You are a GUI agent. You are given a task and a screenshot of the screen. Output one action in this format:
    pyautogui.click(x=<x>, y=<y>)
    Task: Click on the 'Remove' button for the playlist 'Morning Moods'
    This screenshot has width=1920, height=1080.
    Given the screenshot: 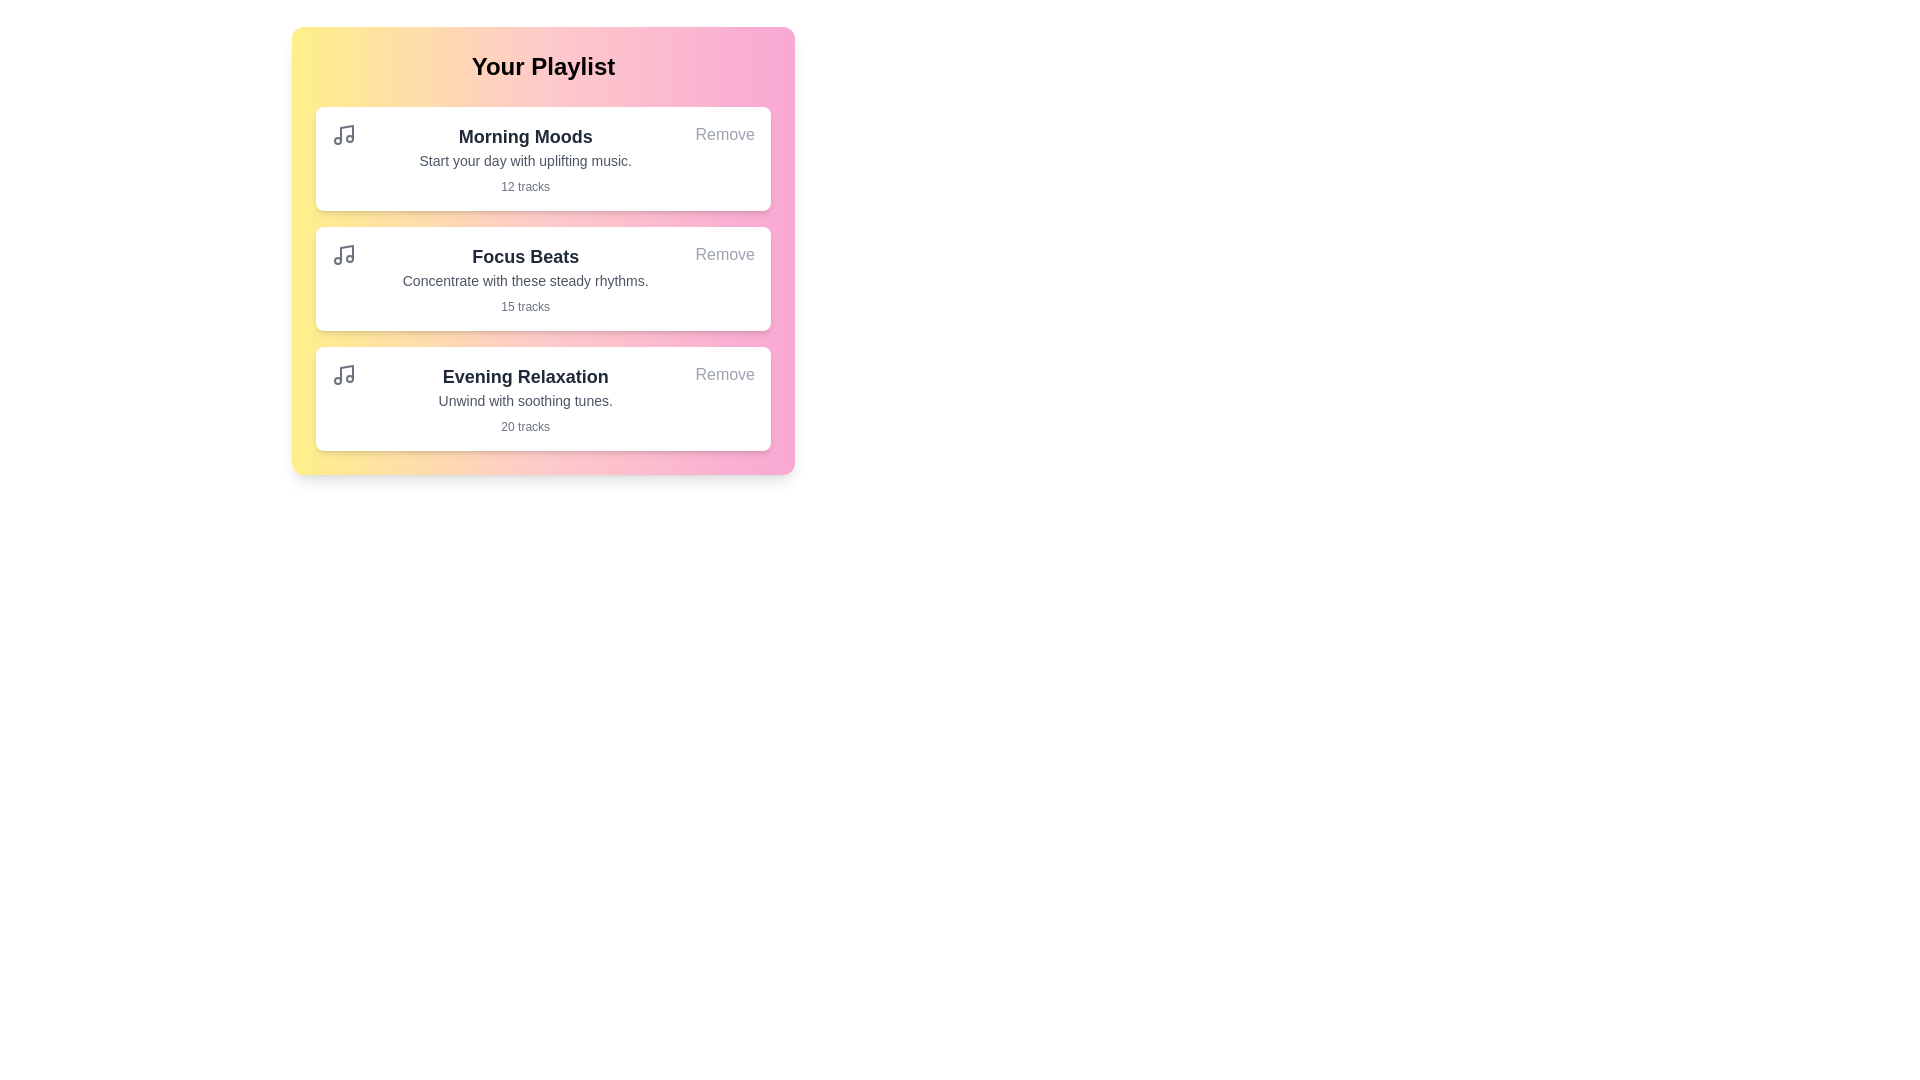 What is the action you would take?
    pyautogui.click(x=723, y=135)
    